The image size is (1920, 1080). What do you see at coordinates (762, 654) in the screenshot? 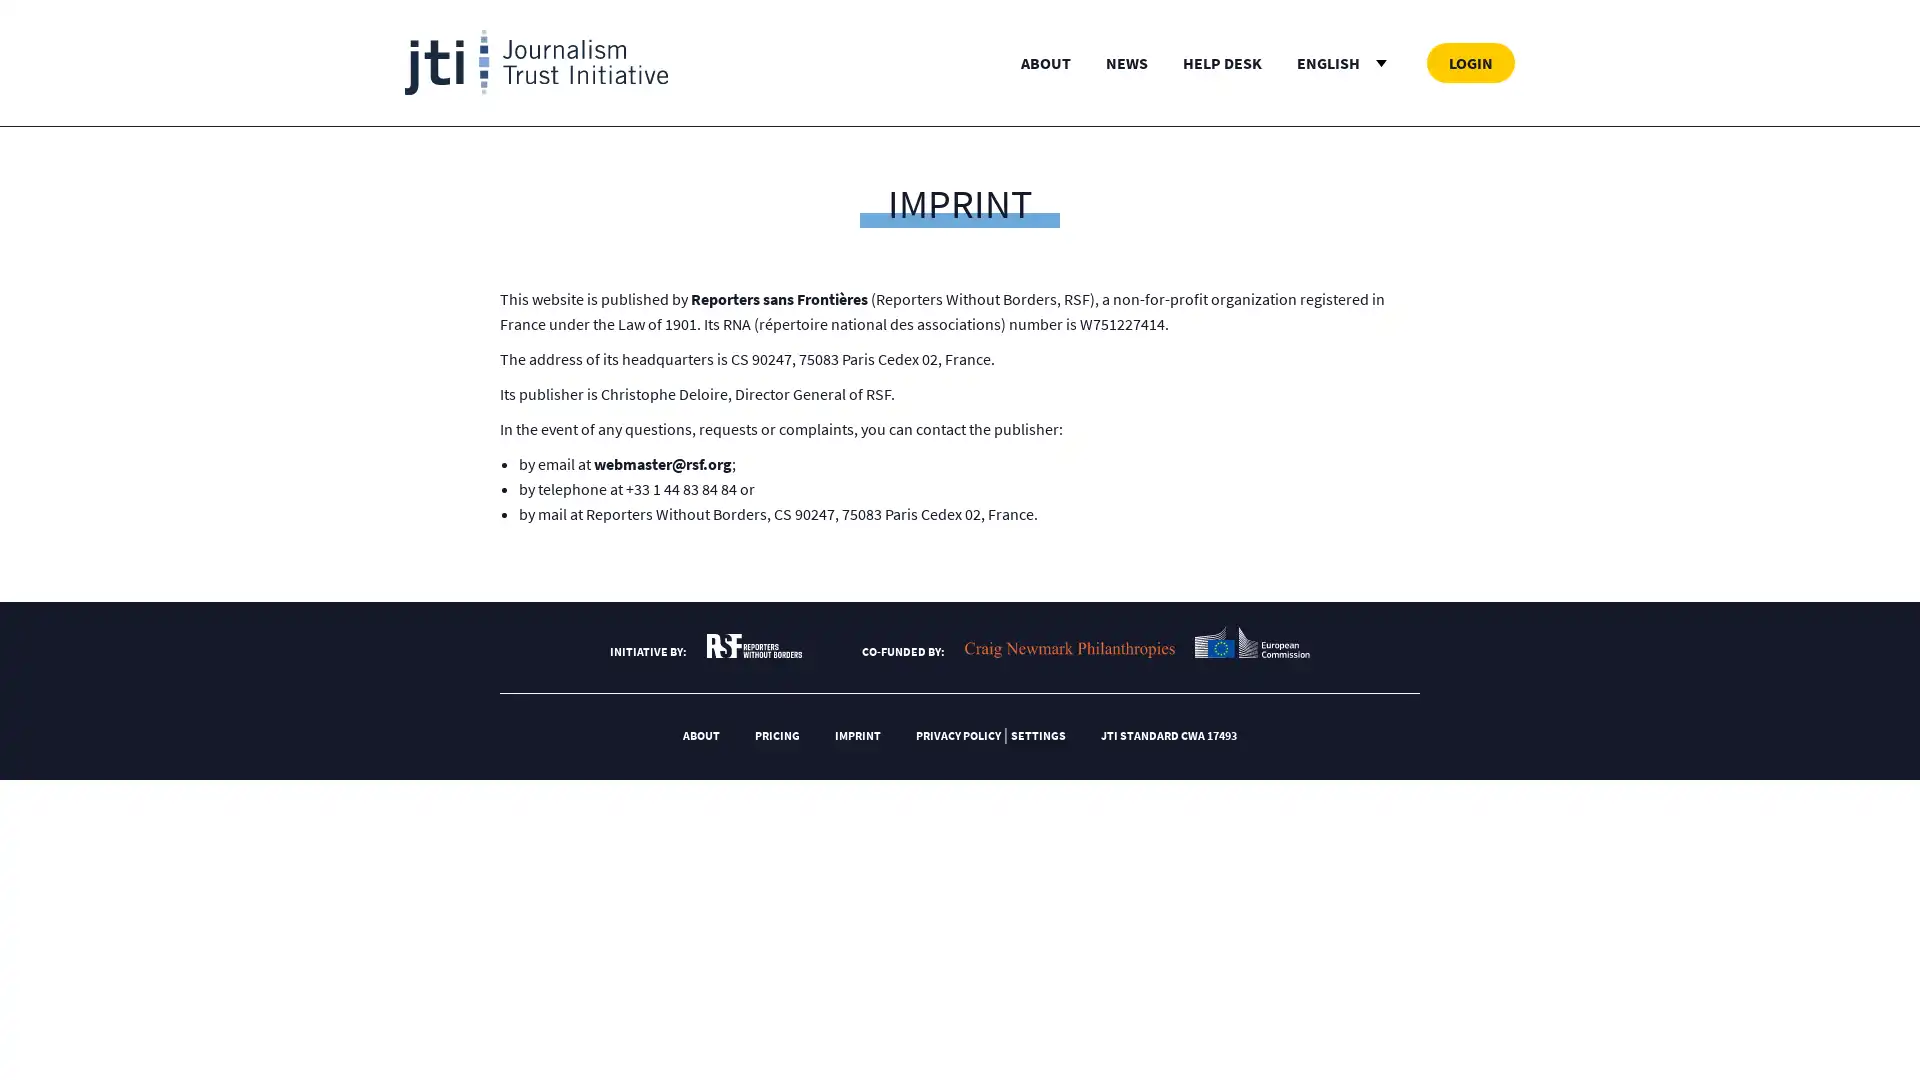
I see `Save Services` at bounding box center [762, 654].